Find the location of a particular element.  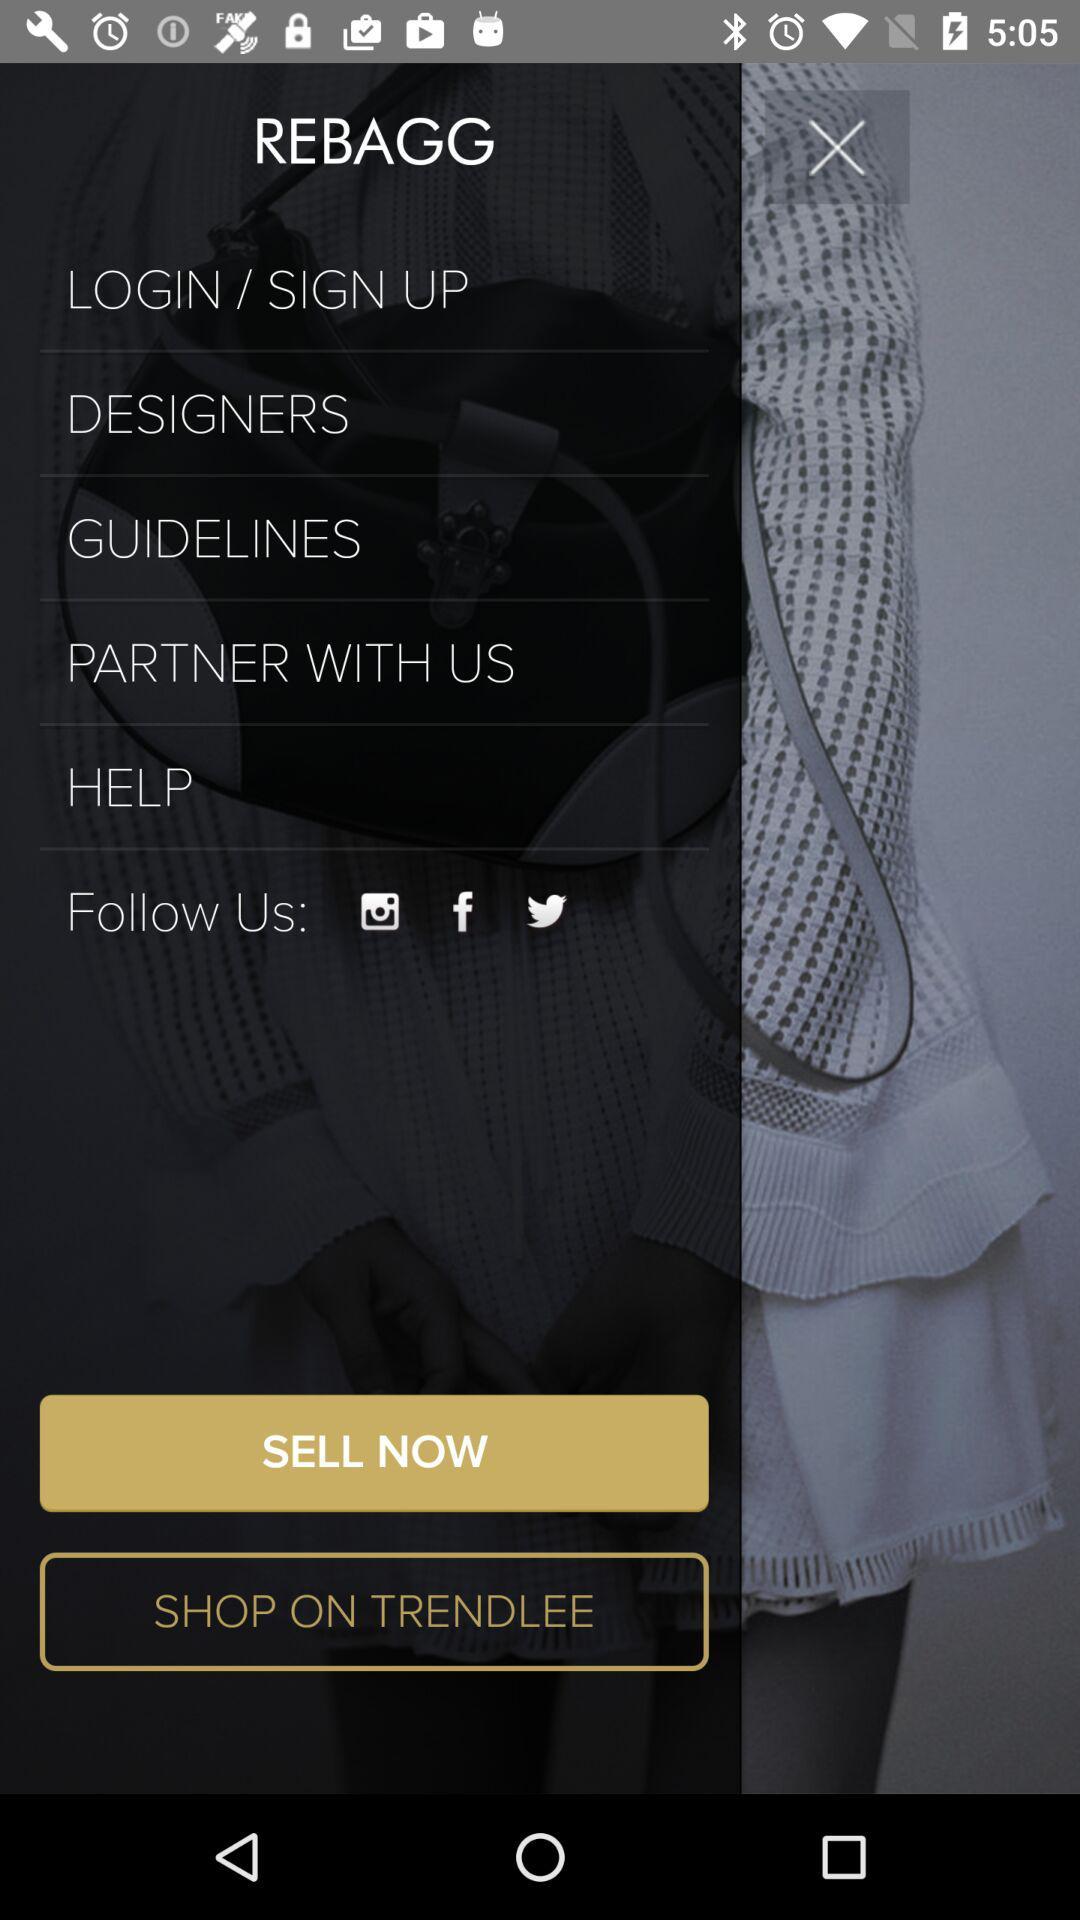

button is located at coordinates (837, 145).